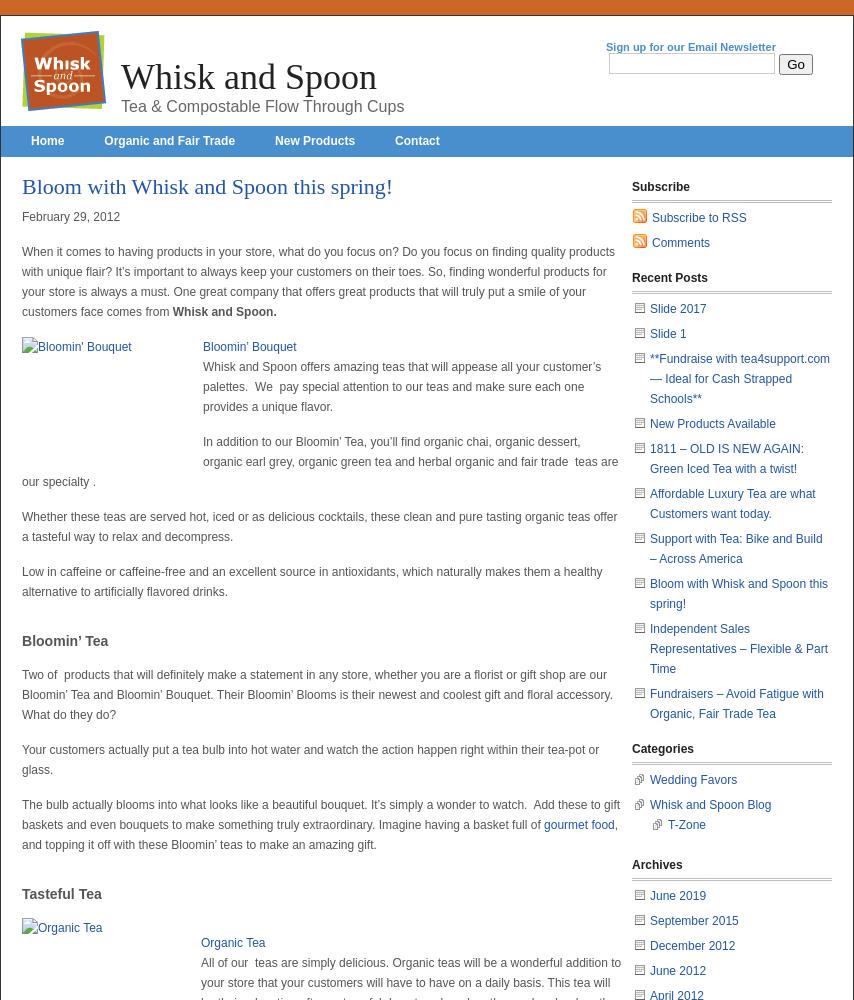  I want to click on 'In addition to our Bloomin’ Tea, you’ll find organic chai, organic dessert, organic earl grey, organic green tea and herbal organic and fair trade  teas are our specialty .', so click(318, 461).